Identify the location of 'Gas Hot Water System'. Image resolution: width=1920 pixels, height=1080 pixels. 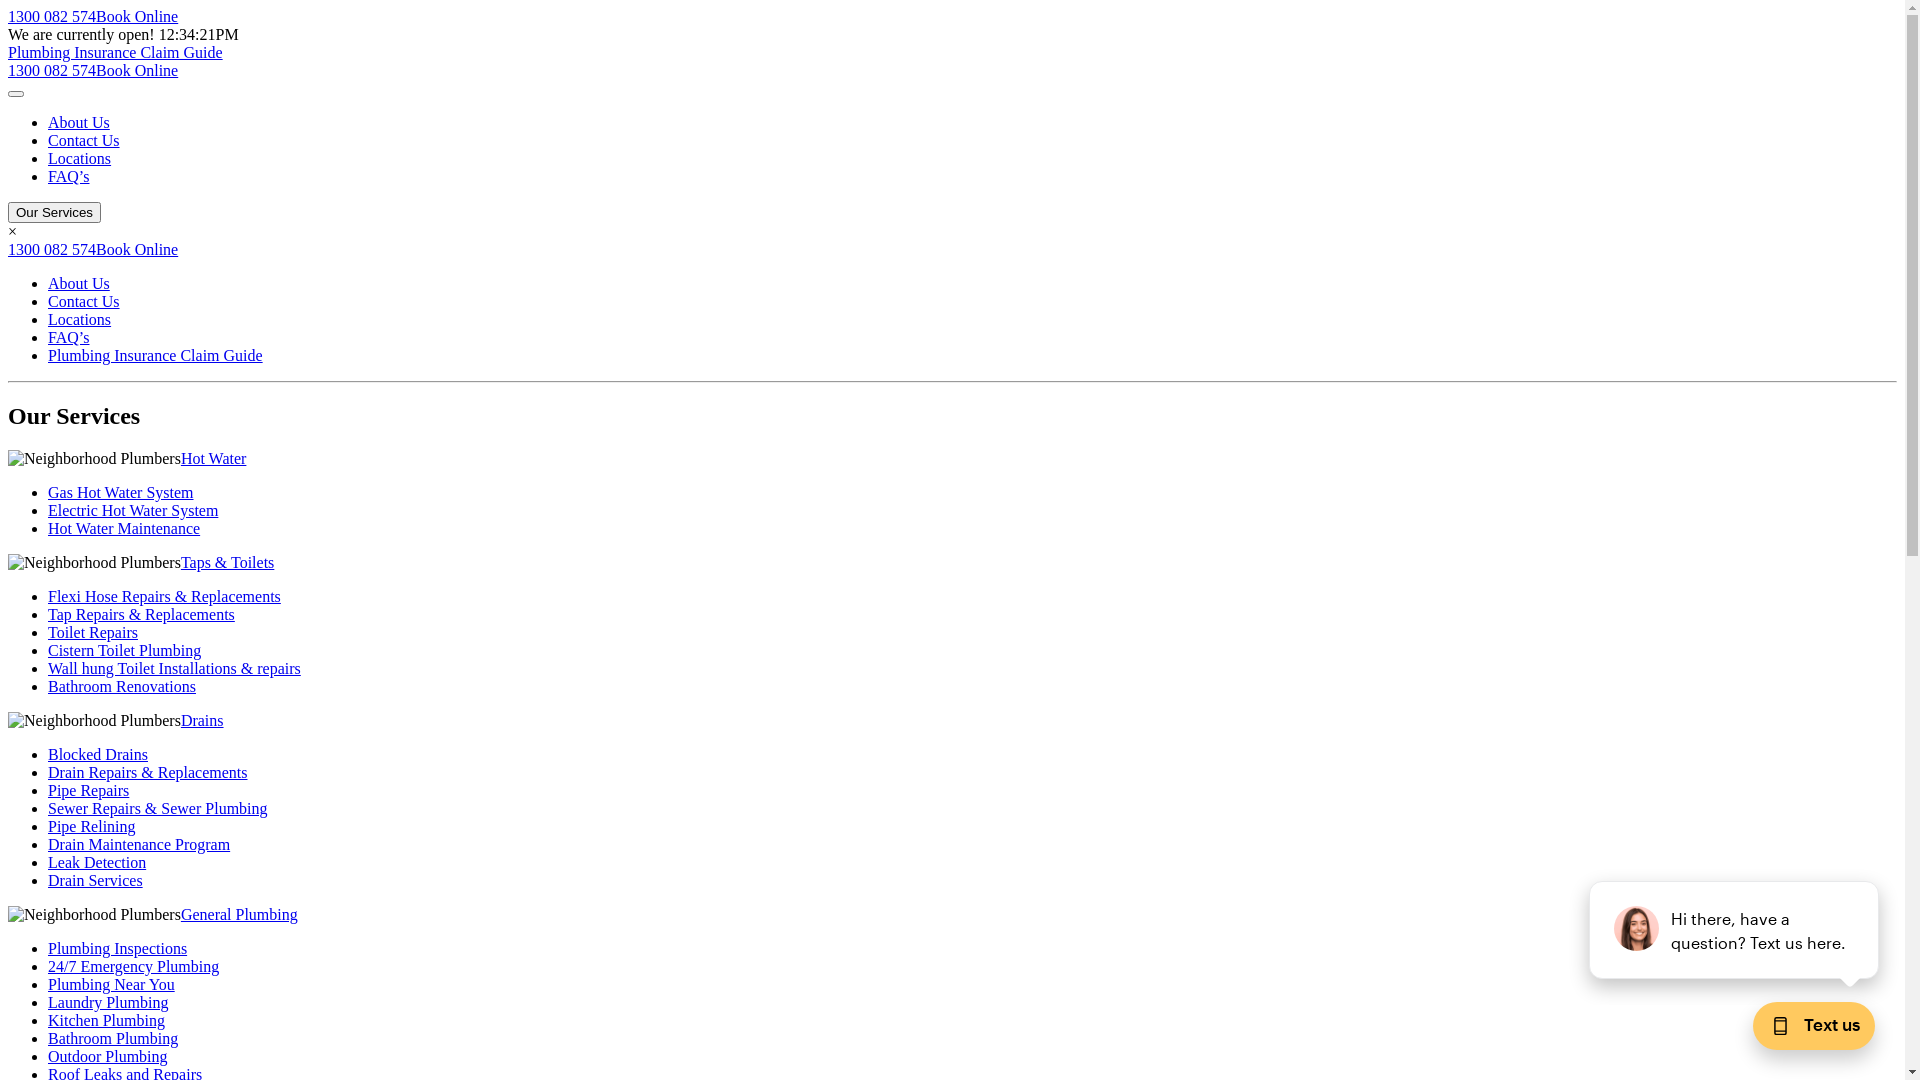
(119, 492).